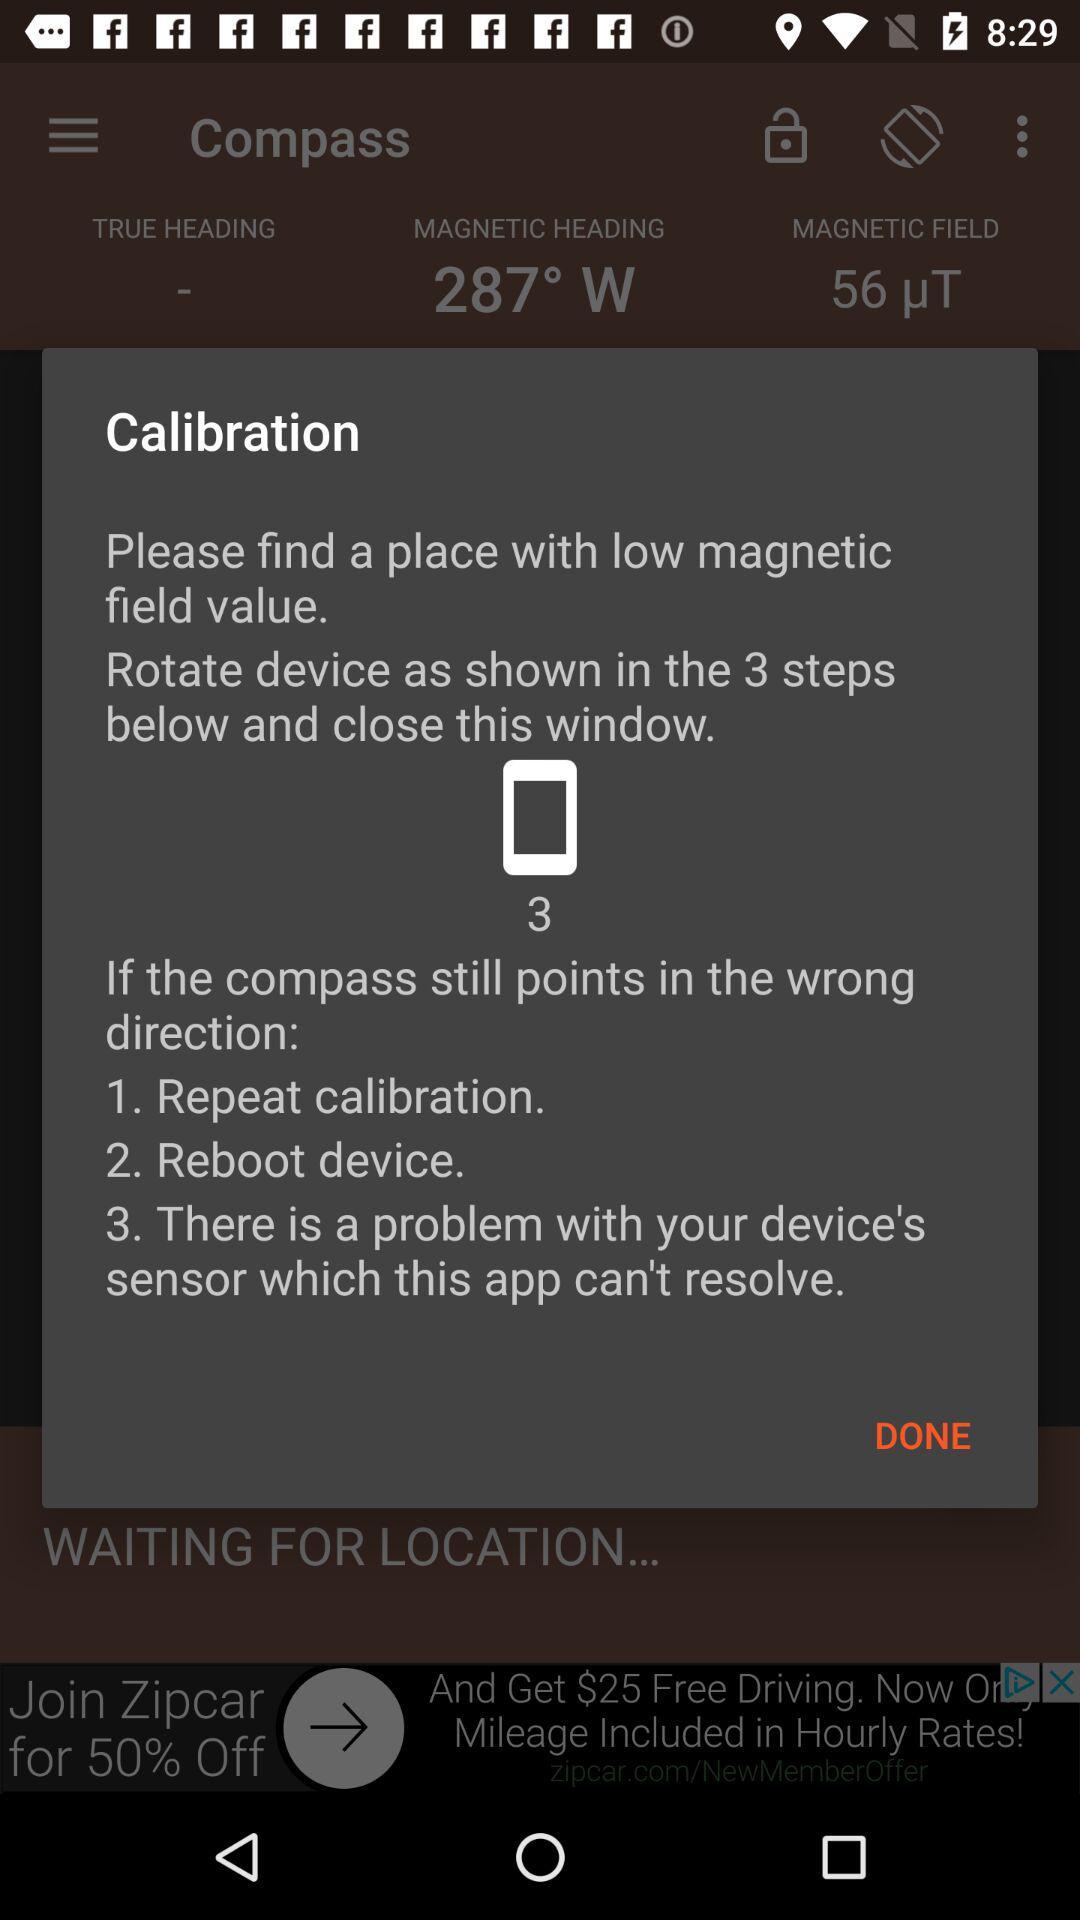 The height and width of the screenshot is (1920, 1080). What do you see at coordinates (922, 1433) in the screenshot?
I see `done at the bottom right corner` at bounding box center [922, 1433].